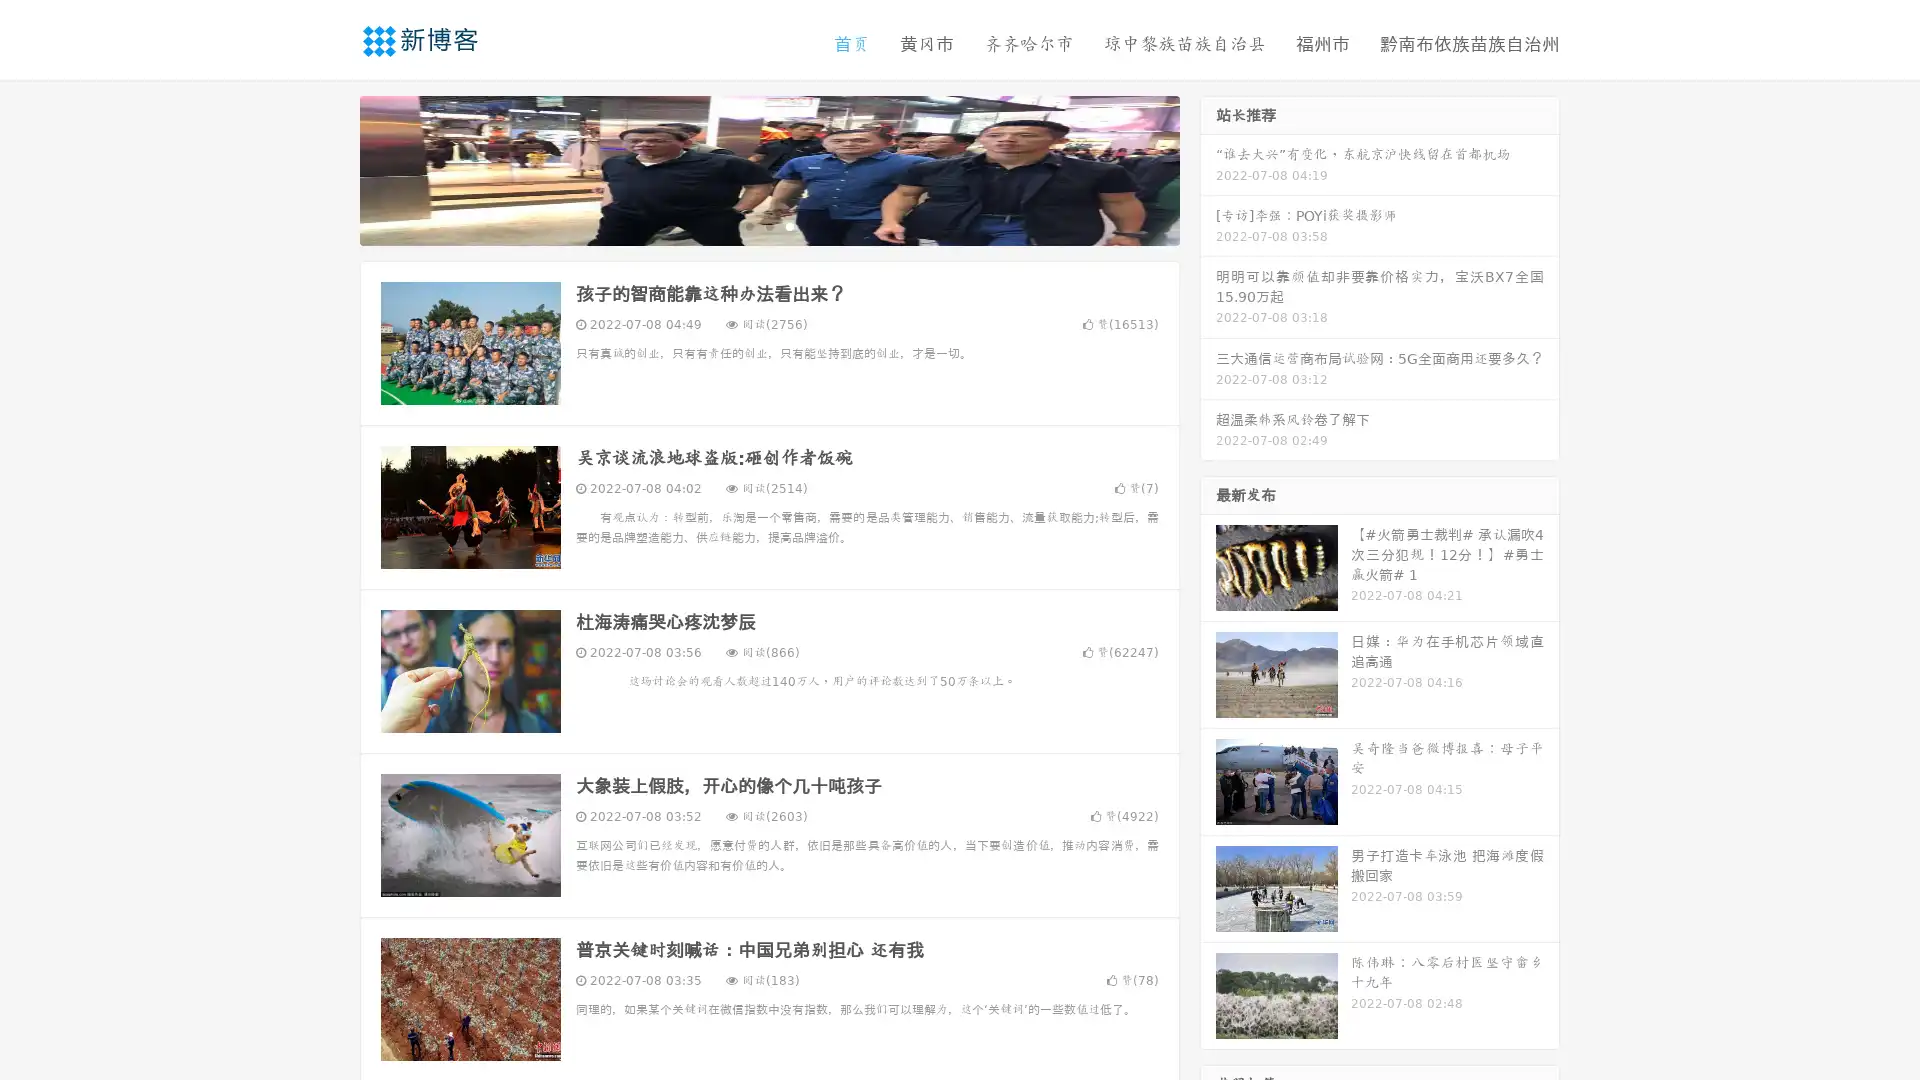 This screenshot has height=1080, width=1920. What do you see at coordinates (768, 225) in the screenshot?
I see `Go to slide 2` at bounding box center [768, 225].